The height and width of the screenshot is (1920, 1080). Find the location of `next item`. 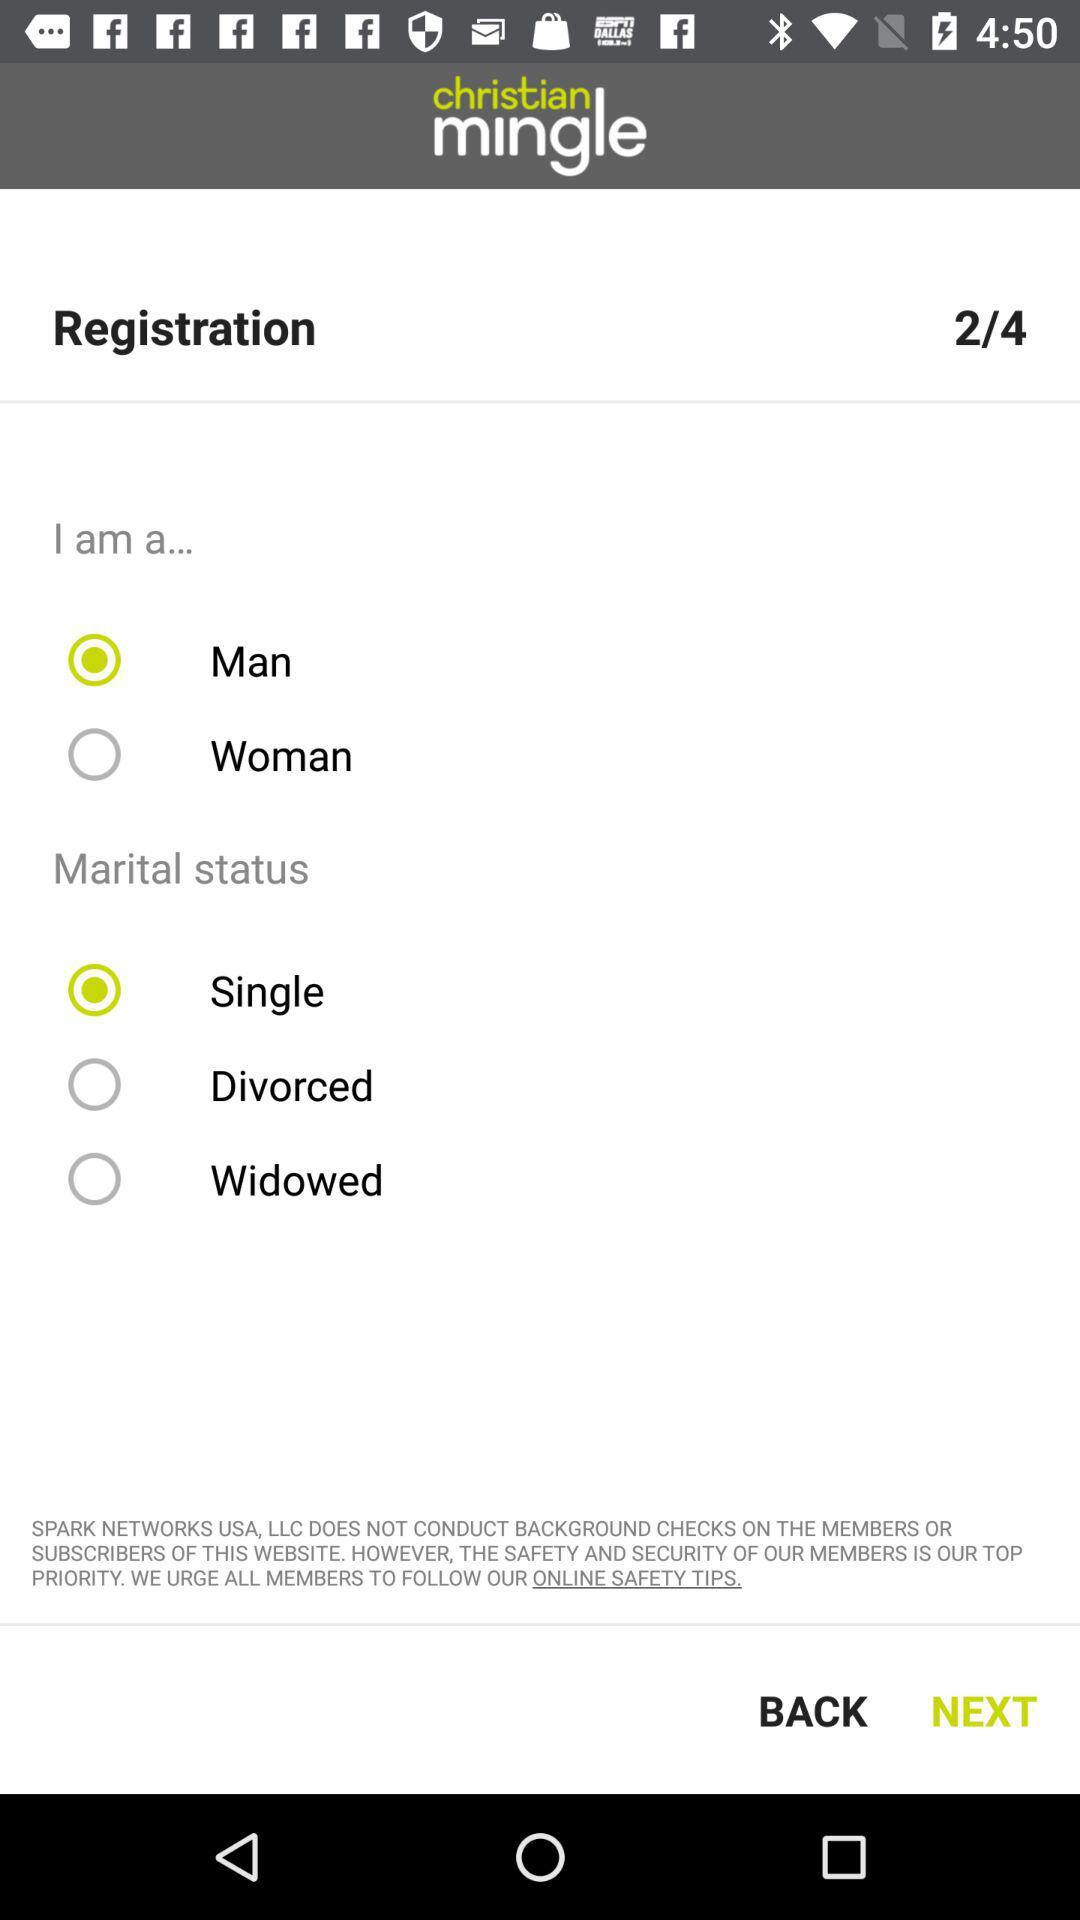

next item is located at coordinates (988, 1708).